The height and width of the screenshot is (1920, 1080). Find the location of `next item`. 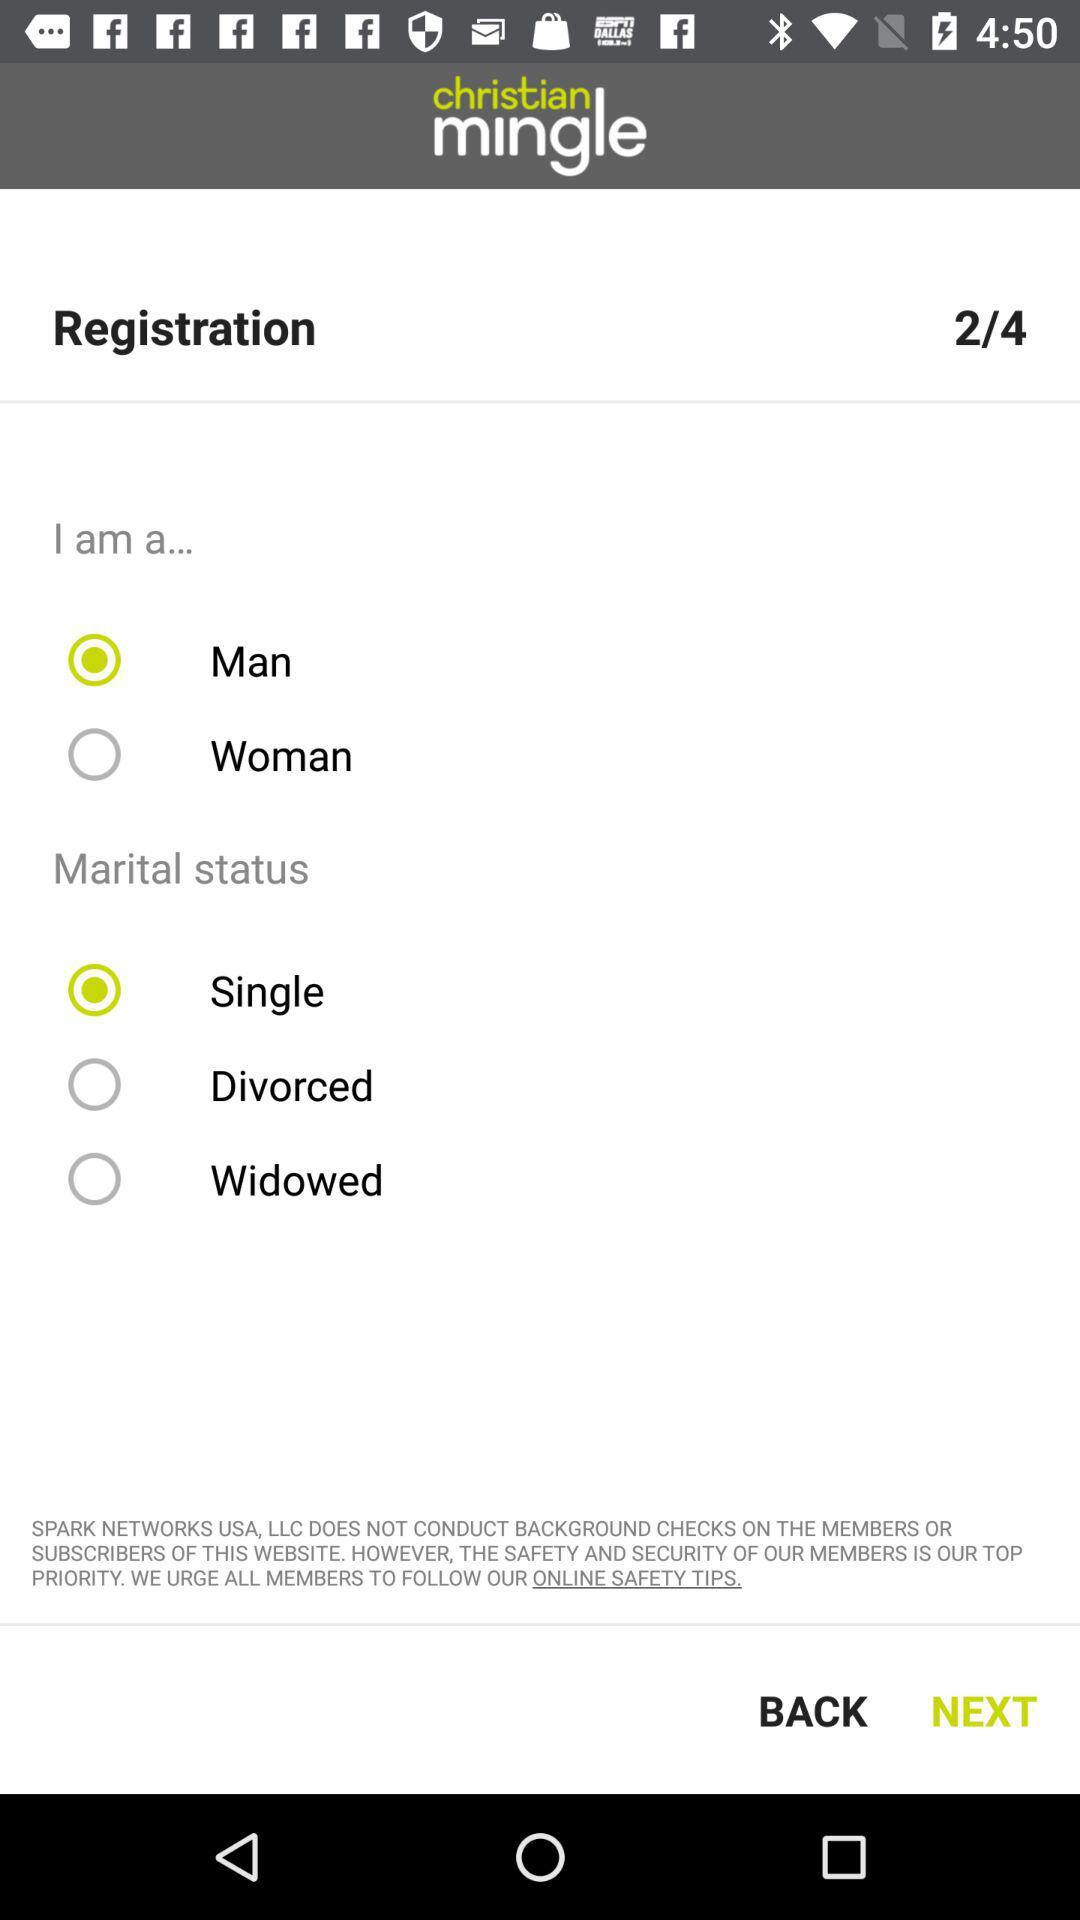

next item is located at coordinates (988, 1708).